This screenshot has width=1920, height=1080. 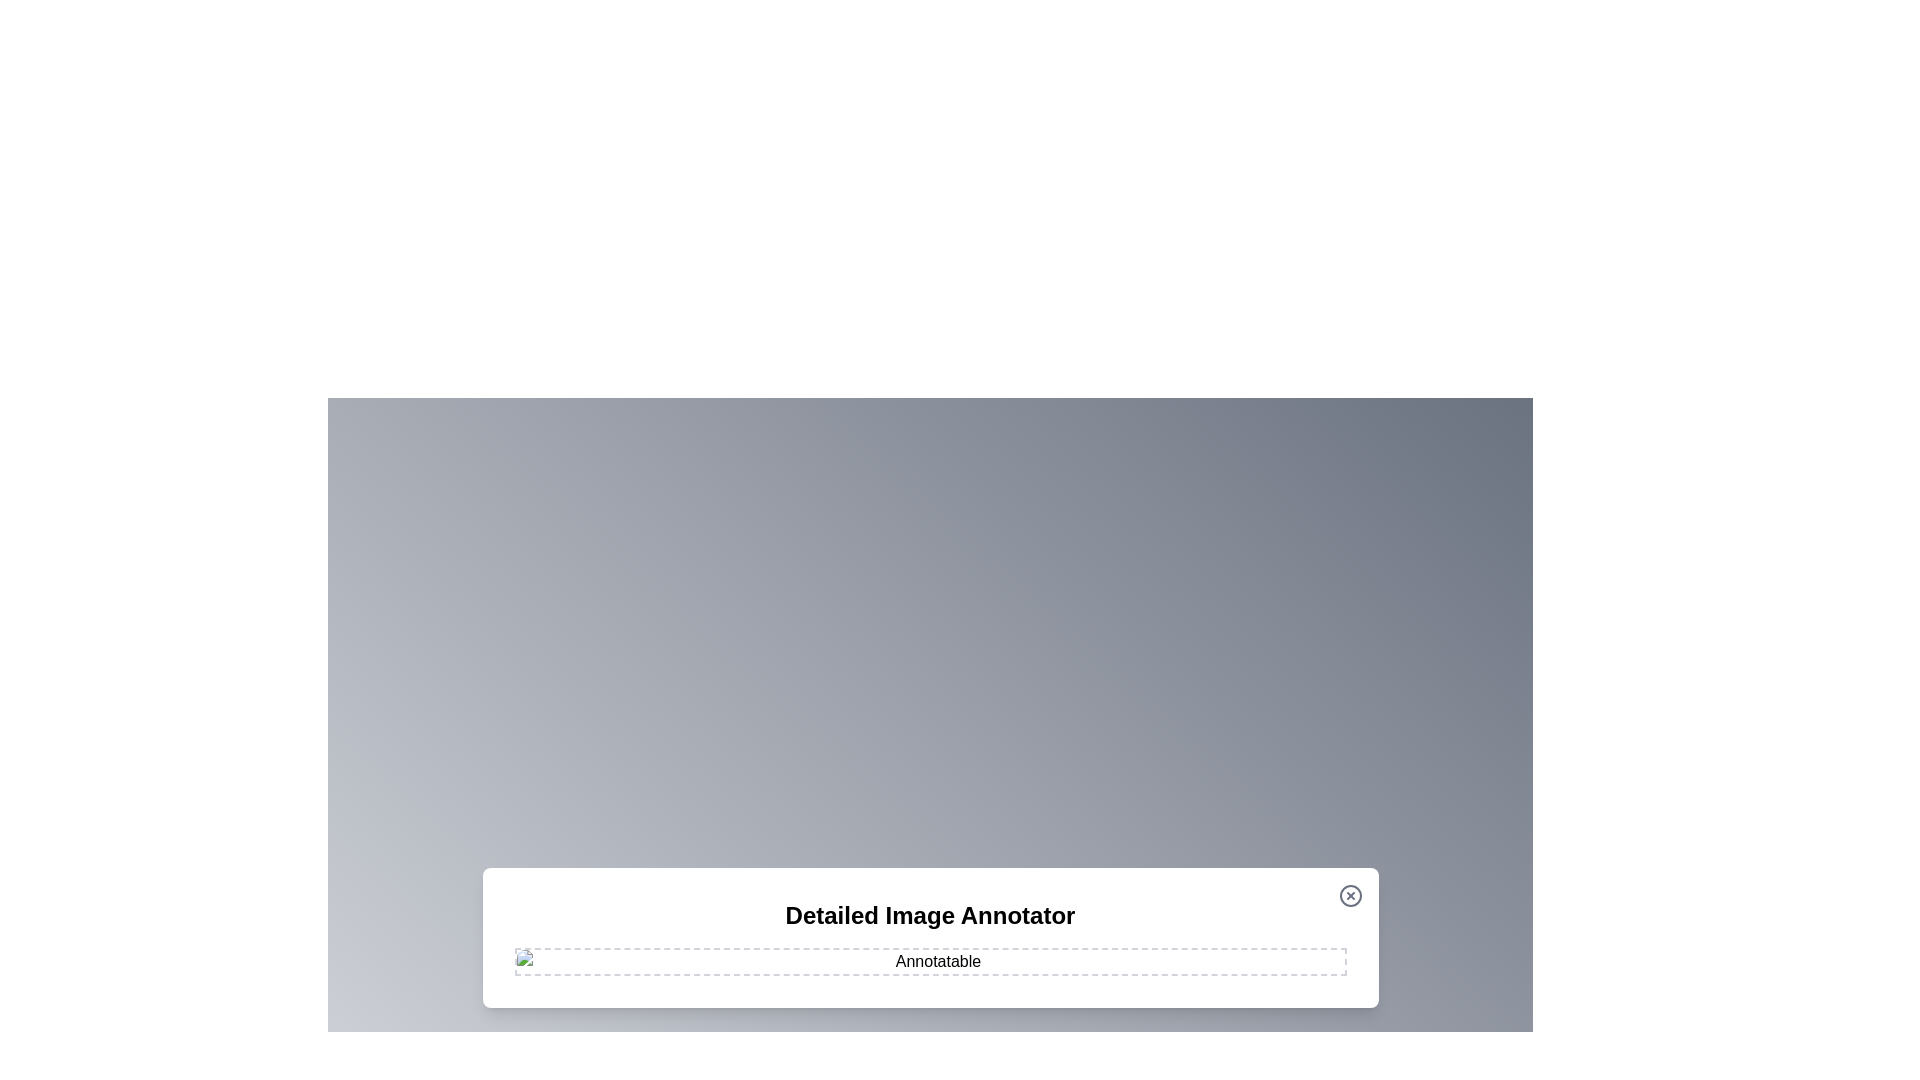 I want to click on the image at coordinates (1001, 968) to add an annotation, so click(x=1001, y=967).